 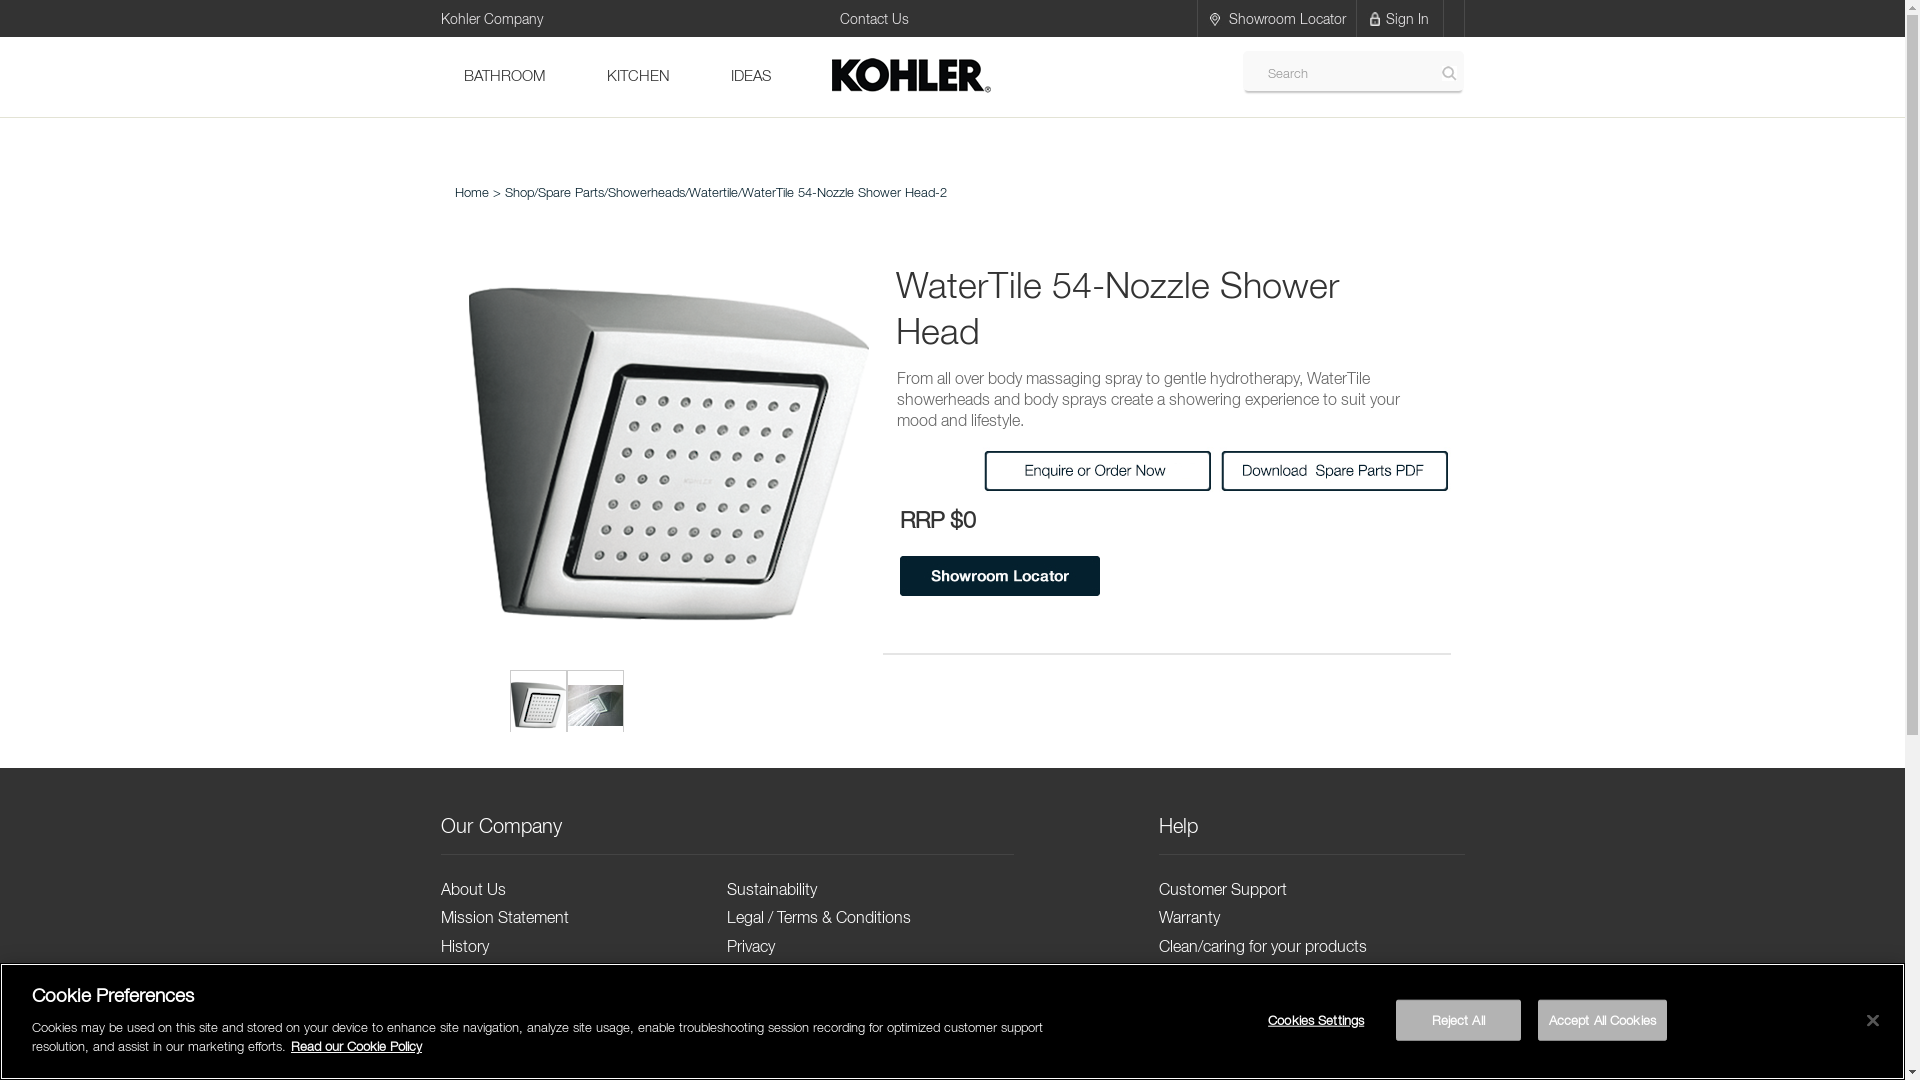 I want to click on 'Cookies Settings', so click(x=1316, y=1019).